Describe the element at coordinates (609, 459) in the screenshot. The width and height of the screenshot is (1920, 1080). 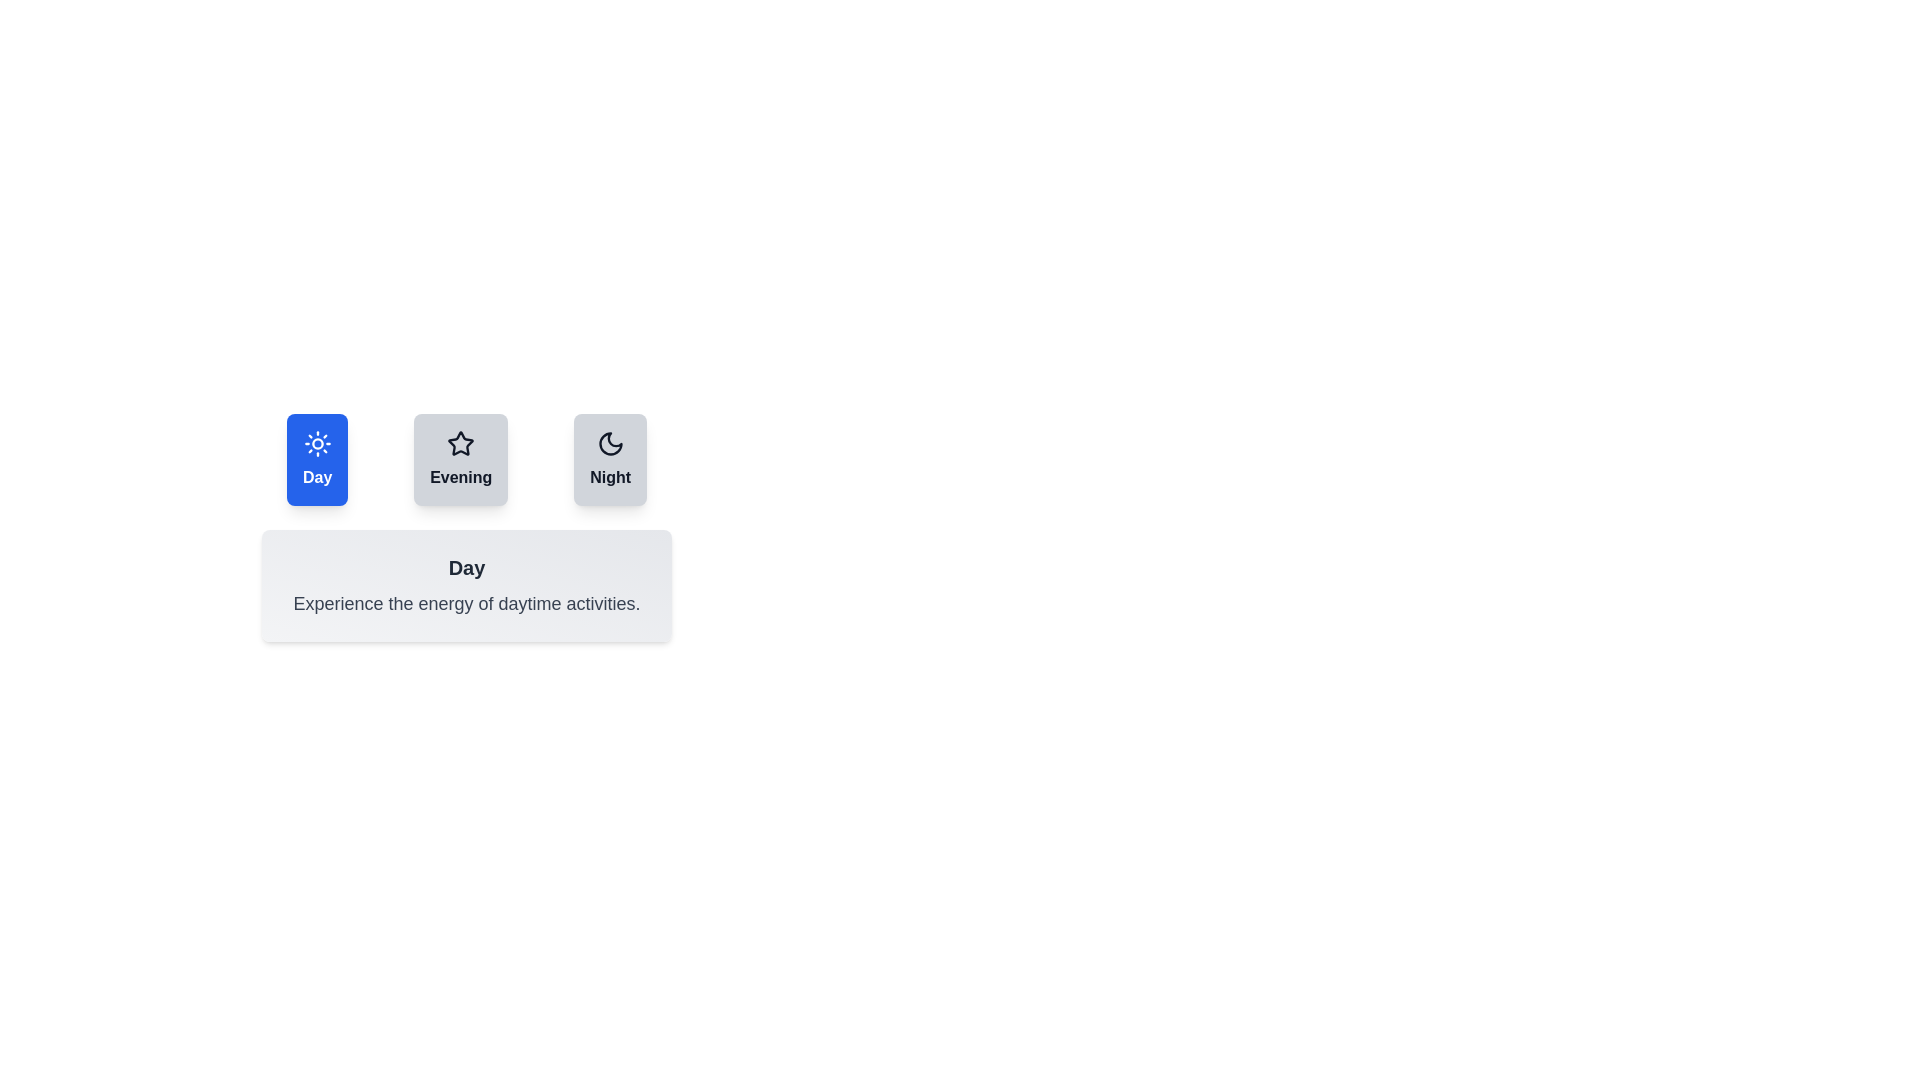
I see `the tab labeled Night to activate it` at that location.